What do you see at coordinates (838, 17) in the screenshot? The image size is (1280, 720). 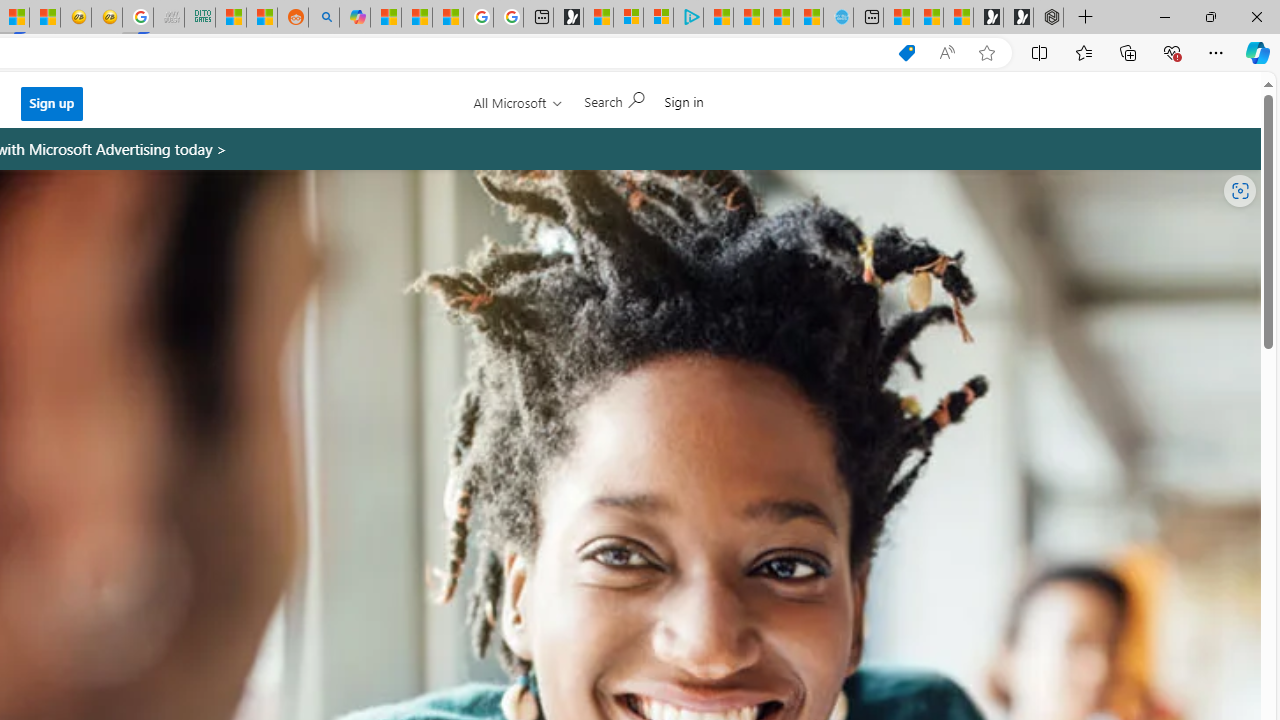 I see `'Home | Sky Blue Bikes - Sky Blue Bikes'` at bounding box center [838, 17].